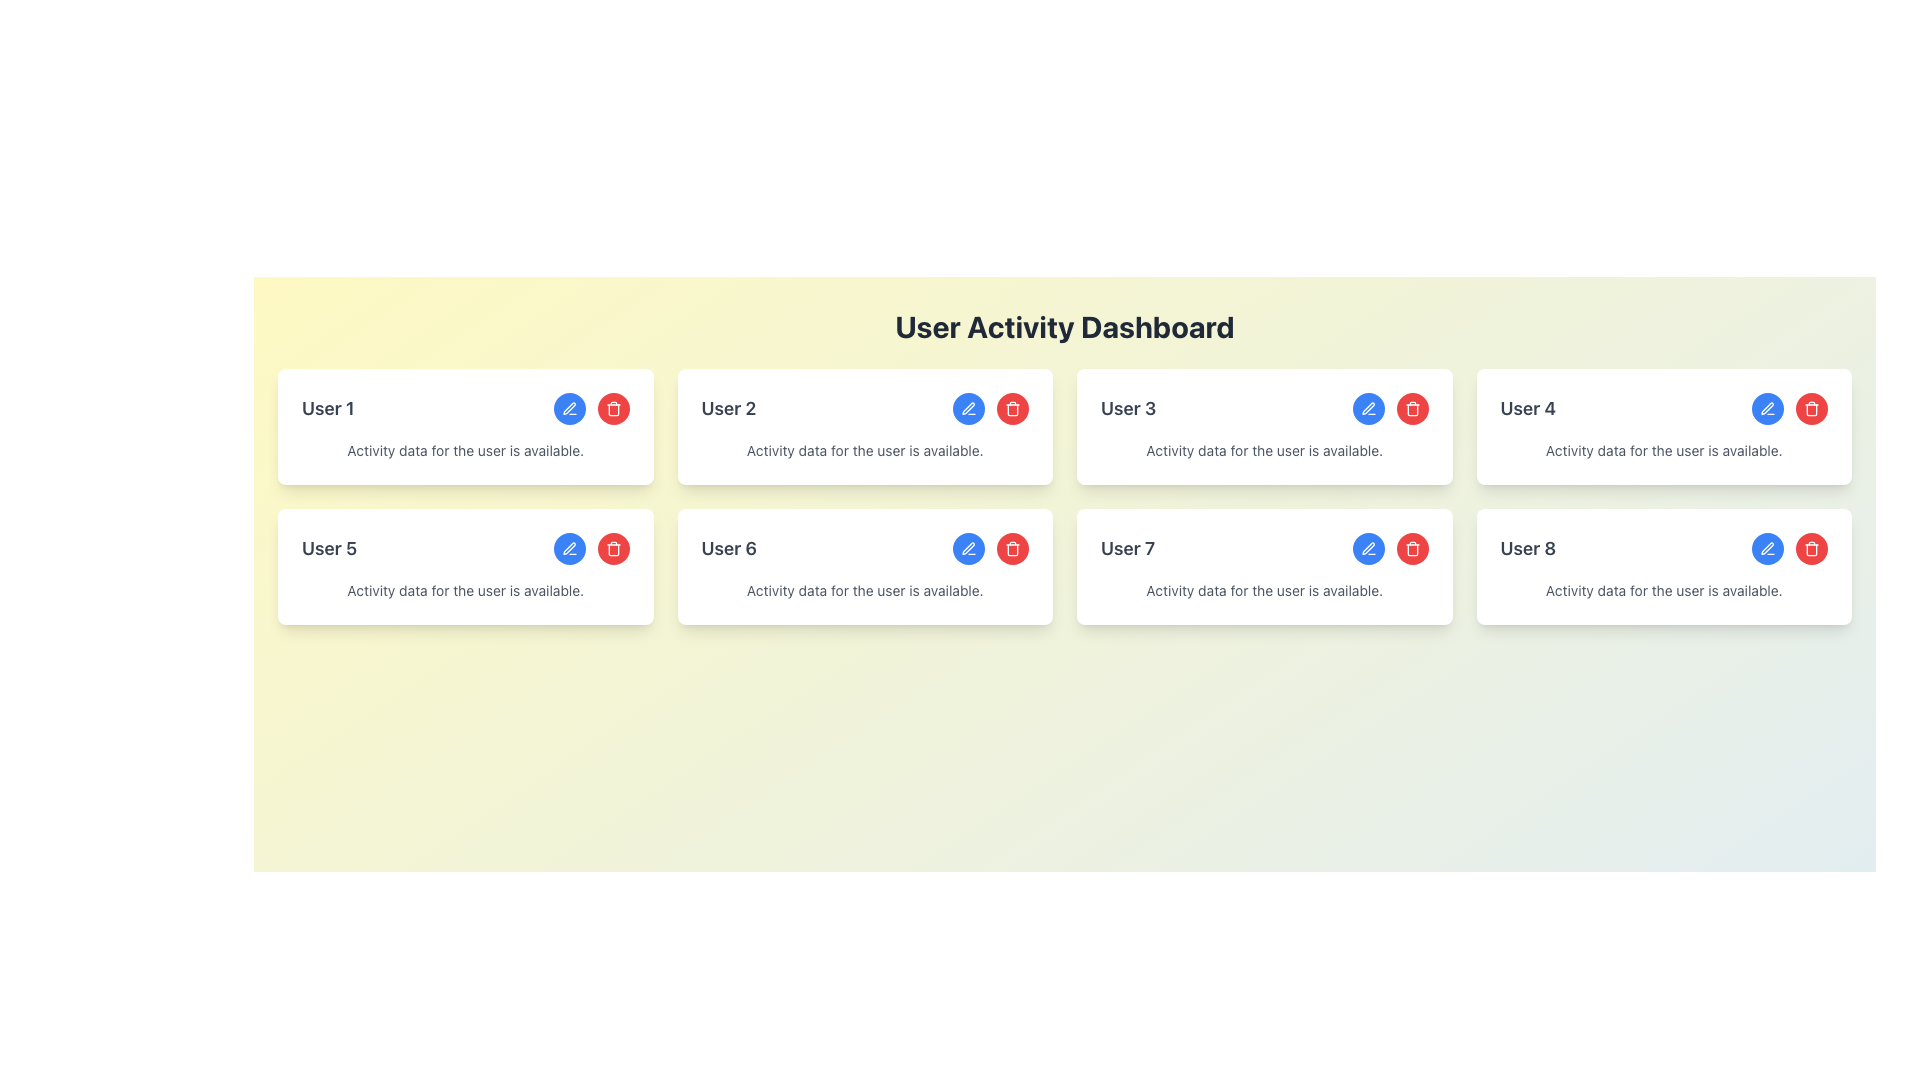 The height and width of the screenshot is (1080, 1920). What do you see at coordinates (329, 548) in the screenshot?
I see `the text label displaying 'User 5' which is styled with a bold, large font and gray color, located in the second card of the second row in a grid layout` at bounding box center [329, 548].